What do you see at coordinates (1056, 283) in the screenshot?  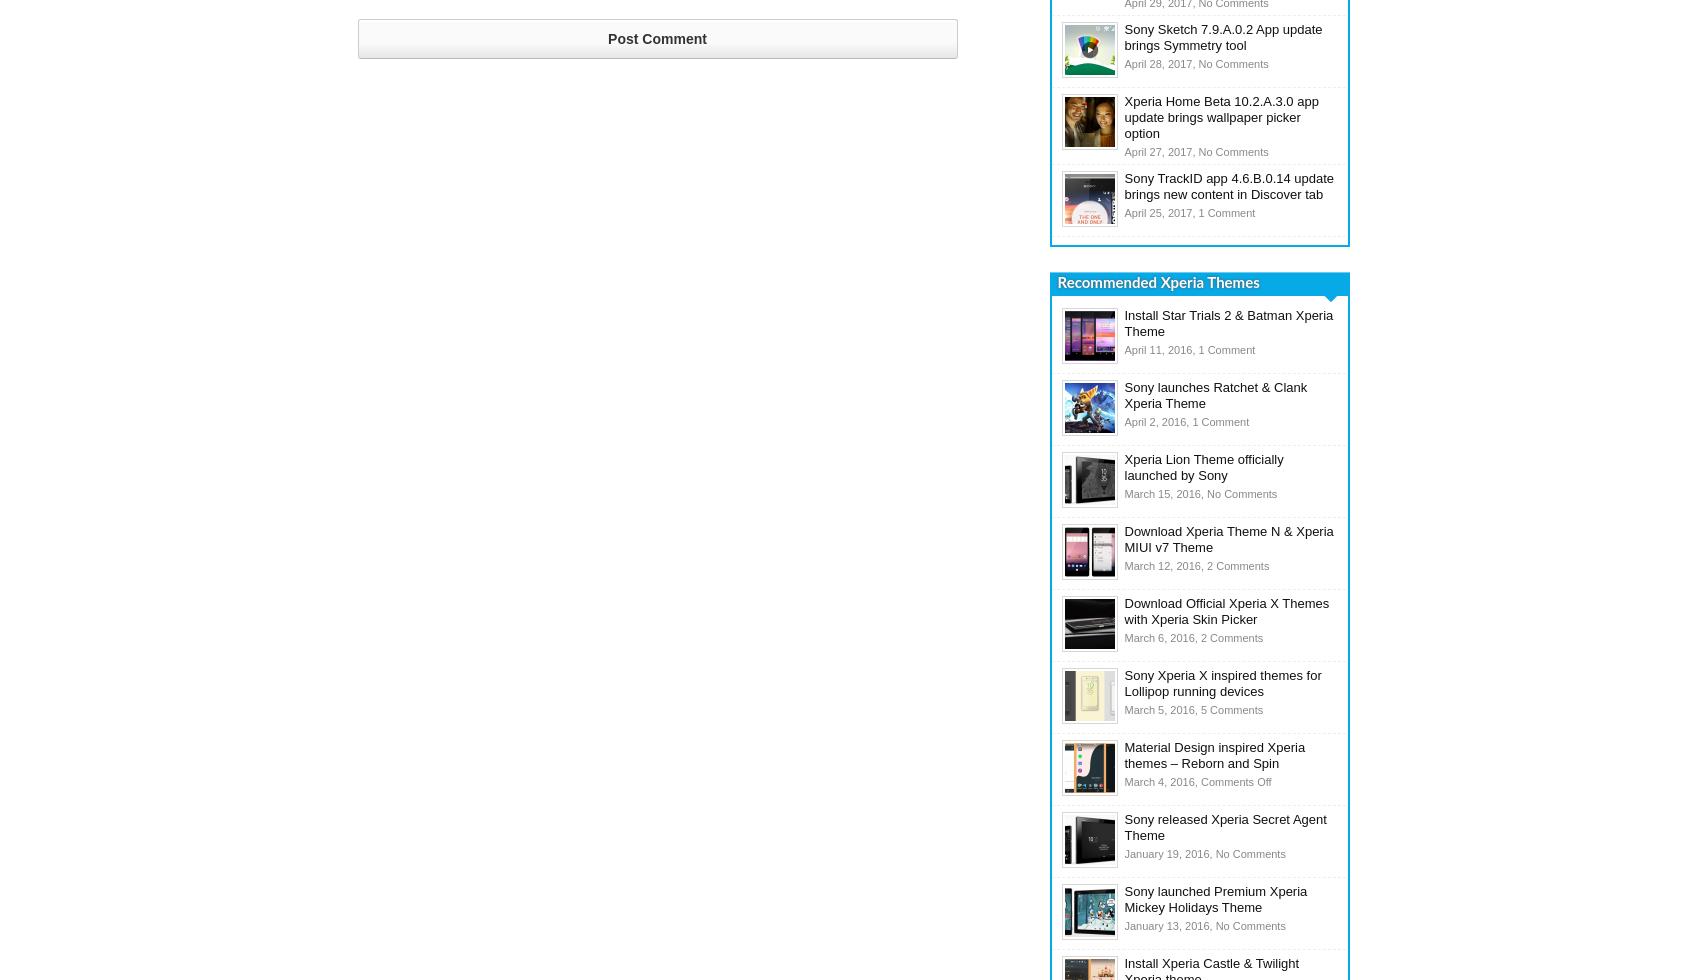 I see `'Recommended Xperia Themes'` at bounding box center [1056, 283].